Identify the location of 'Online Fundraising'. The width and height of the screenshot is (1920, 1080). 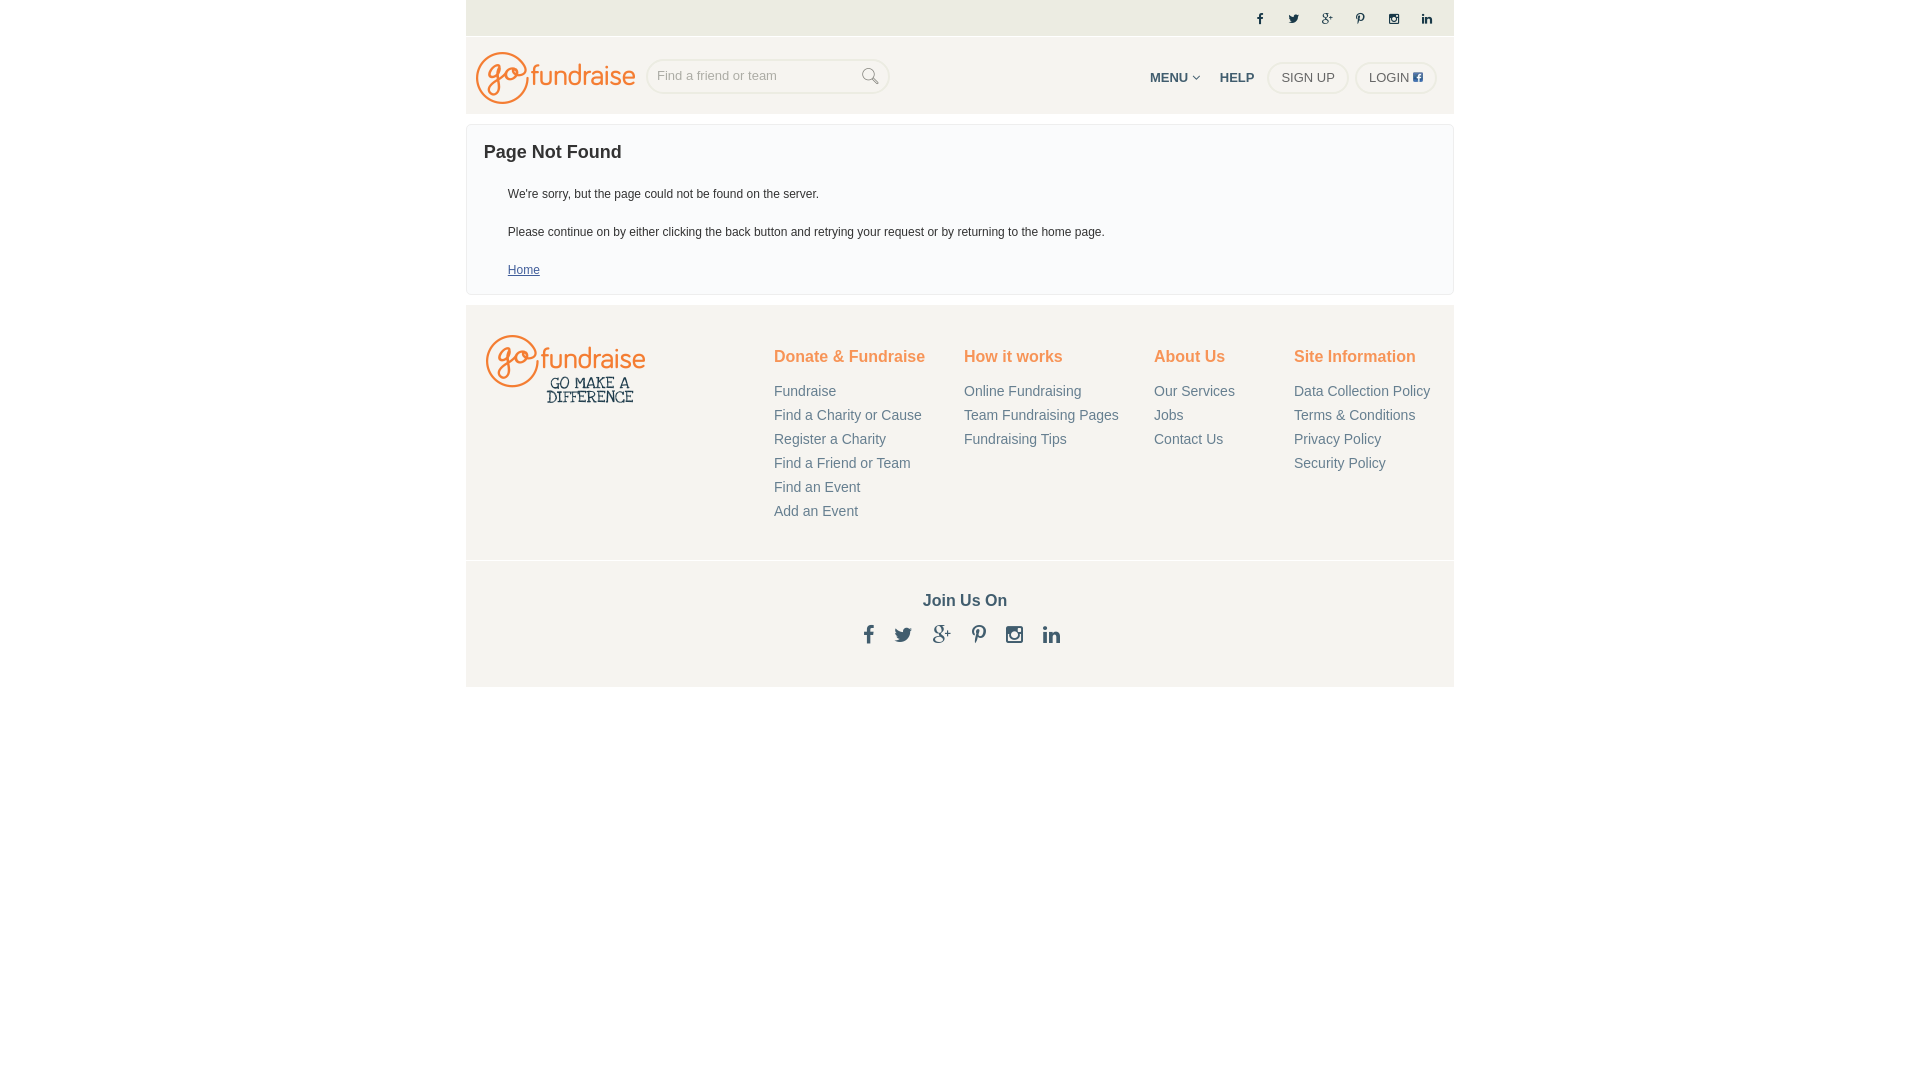
(1042, 390).